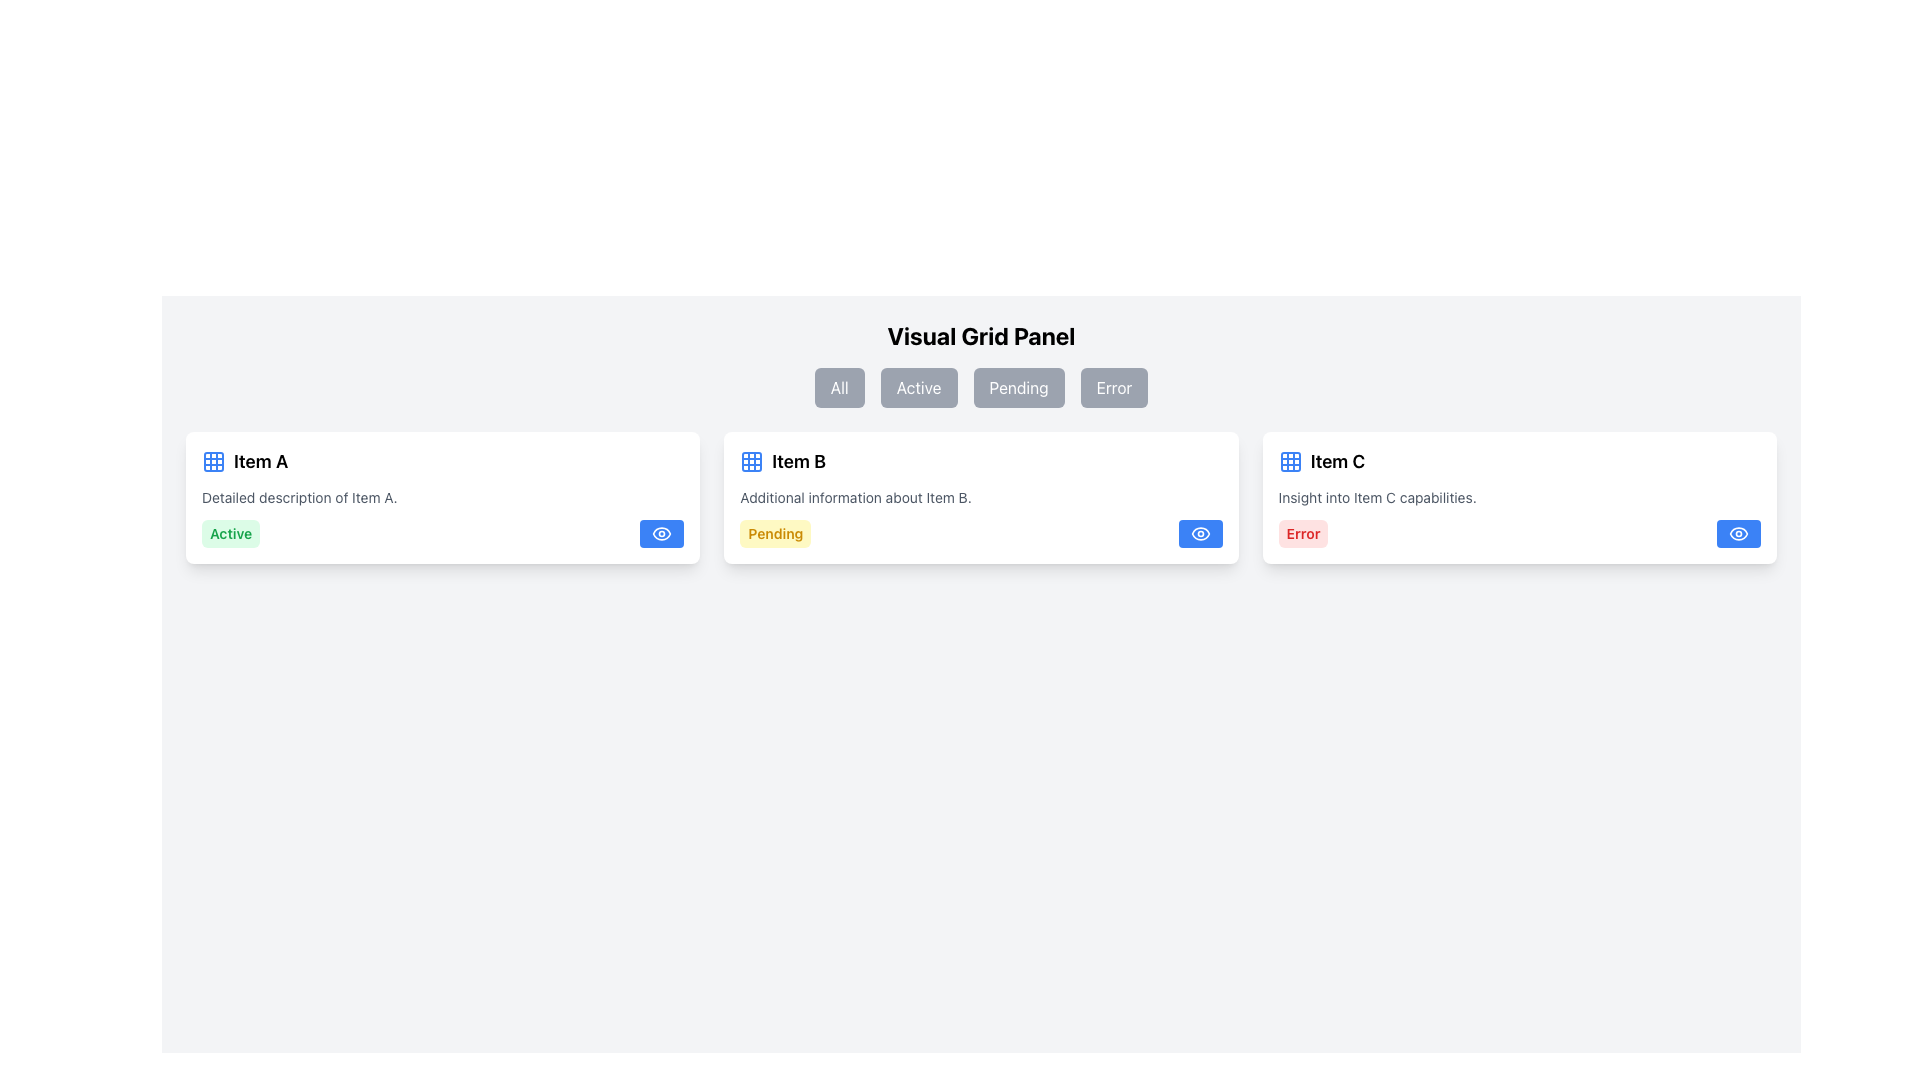 This screenshot has height=1080, width=1920. Describe the element at coordinates (231, 532) in the screenshot. I see `text displayed on the 'Active' badge, which is styled in bold green font on a light green background, located in the footer section of the card labeled 'Item A'` at that location.